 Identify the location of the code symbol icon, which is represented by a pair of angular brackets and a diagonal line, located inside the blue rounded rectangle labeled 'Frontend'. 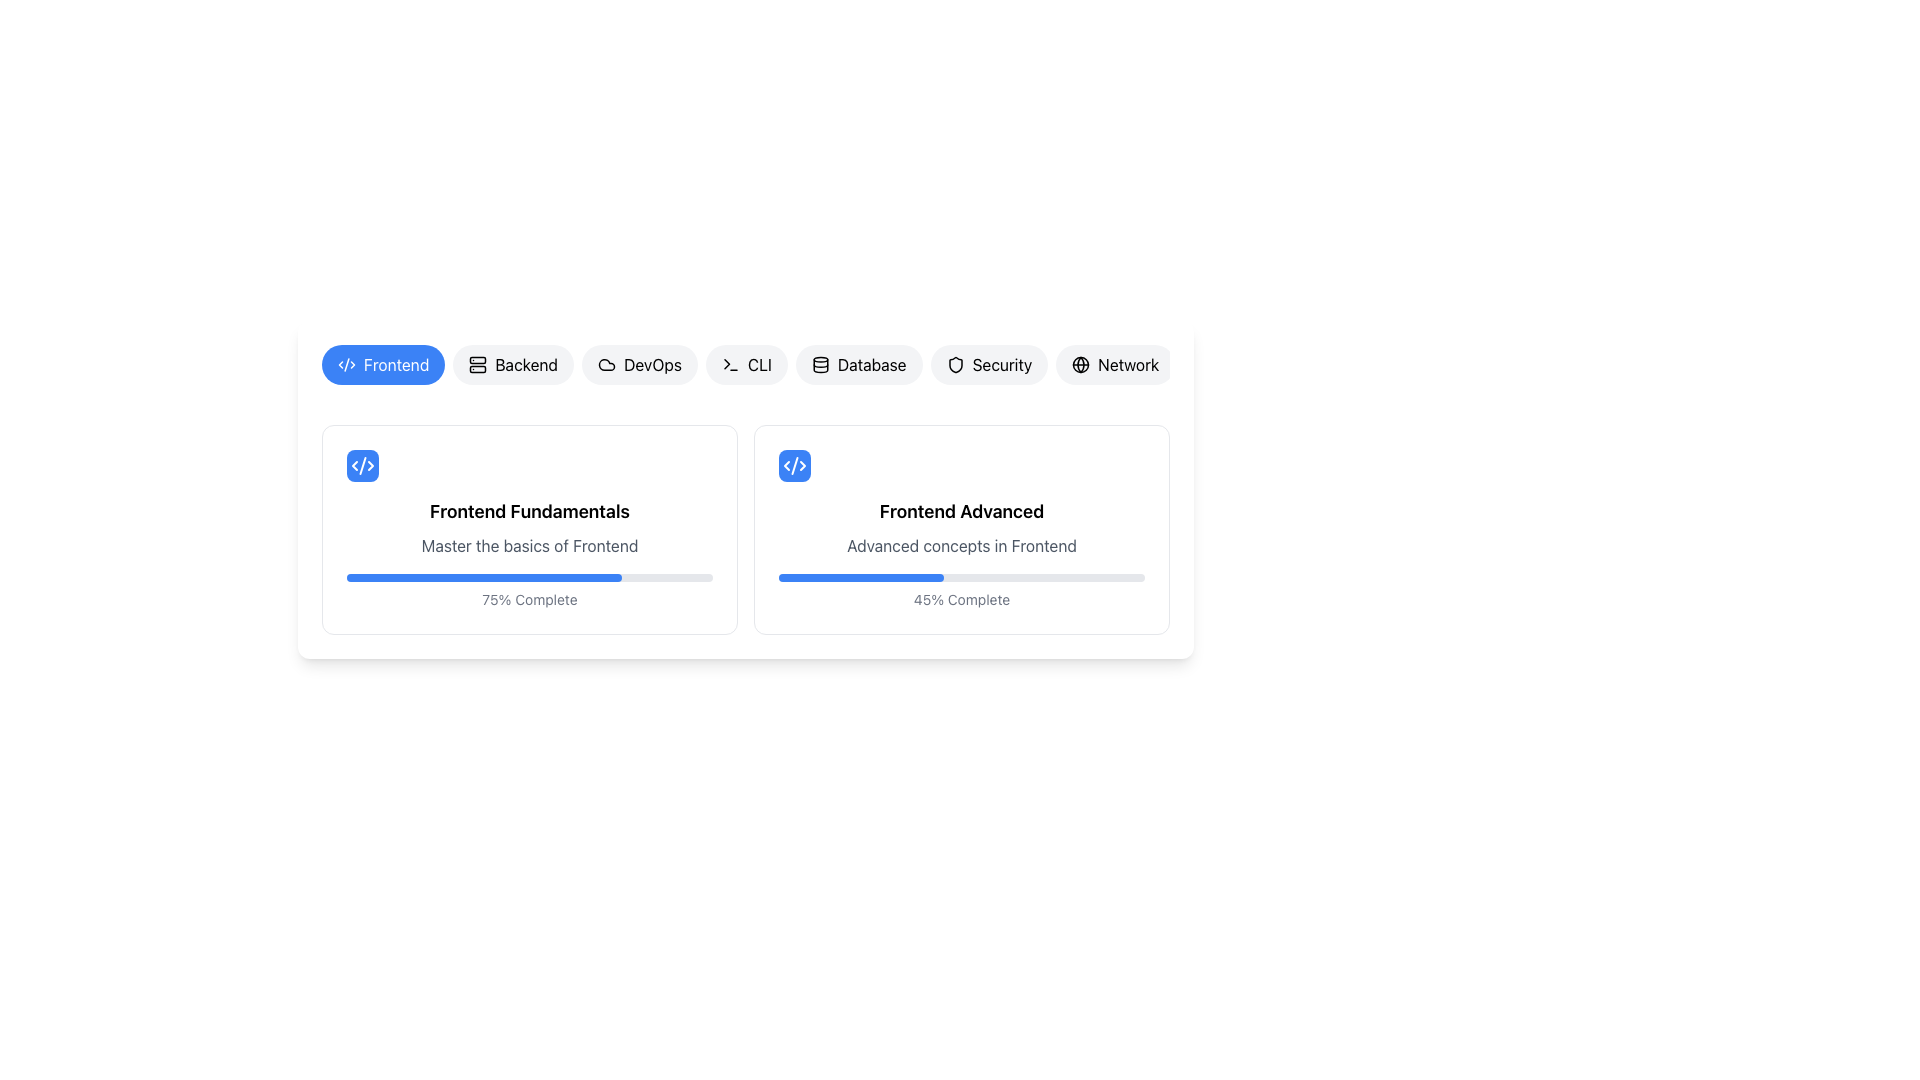
(346, 365).